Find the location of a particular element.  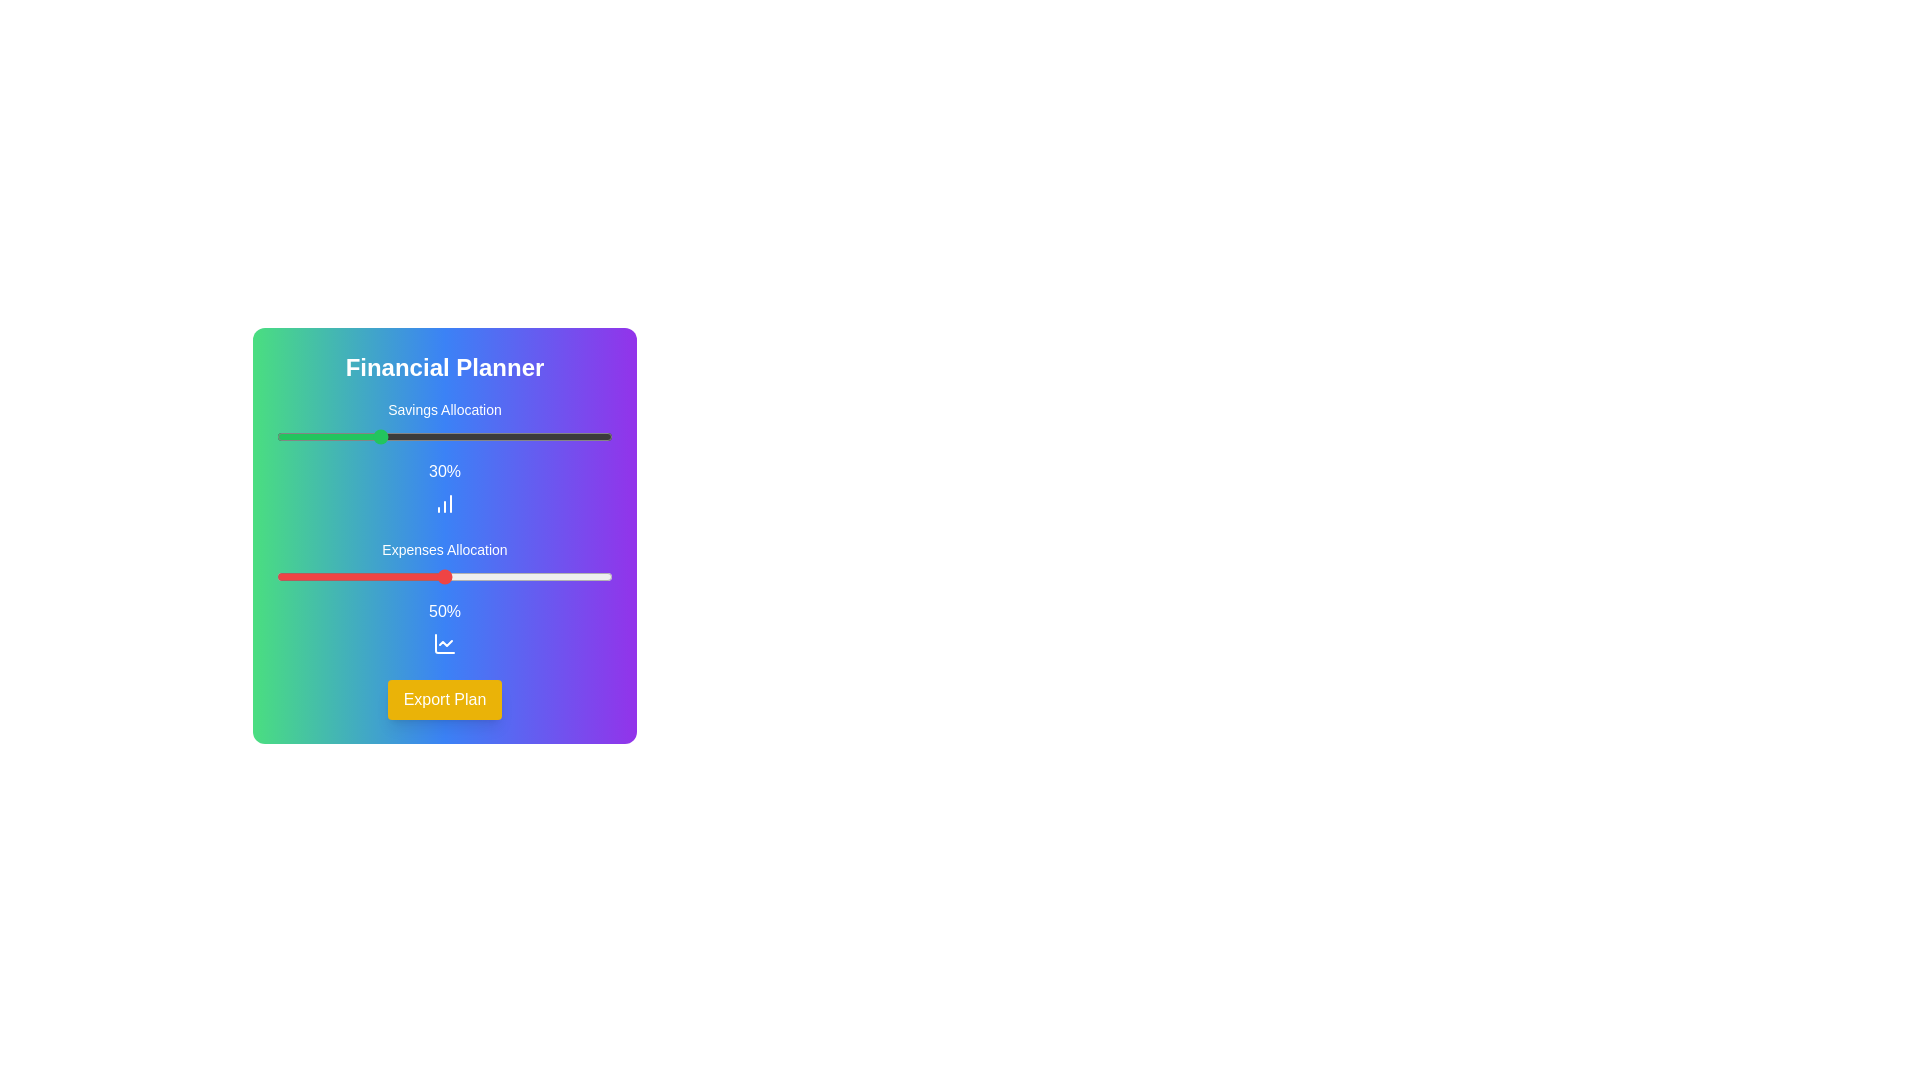

the savings allocation slider is located at coordinates (377, 435).